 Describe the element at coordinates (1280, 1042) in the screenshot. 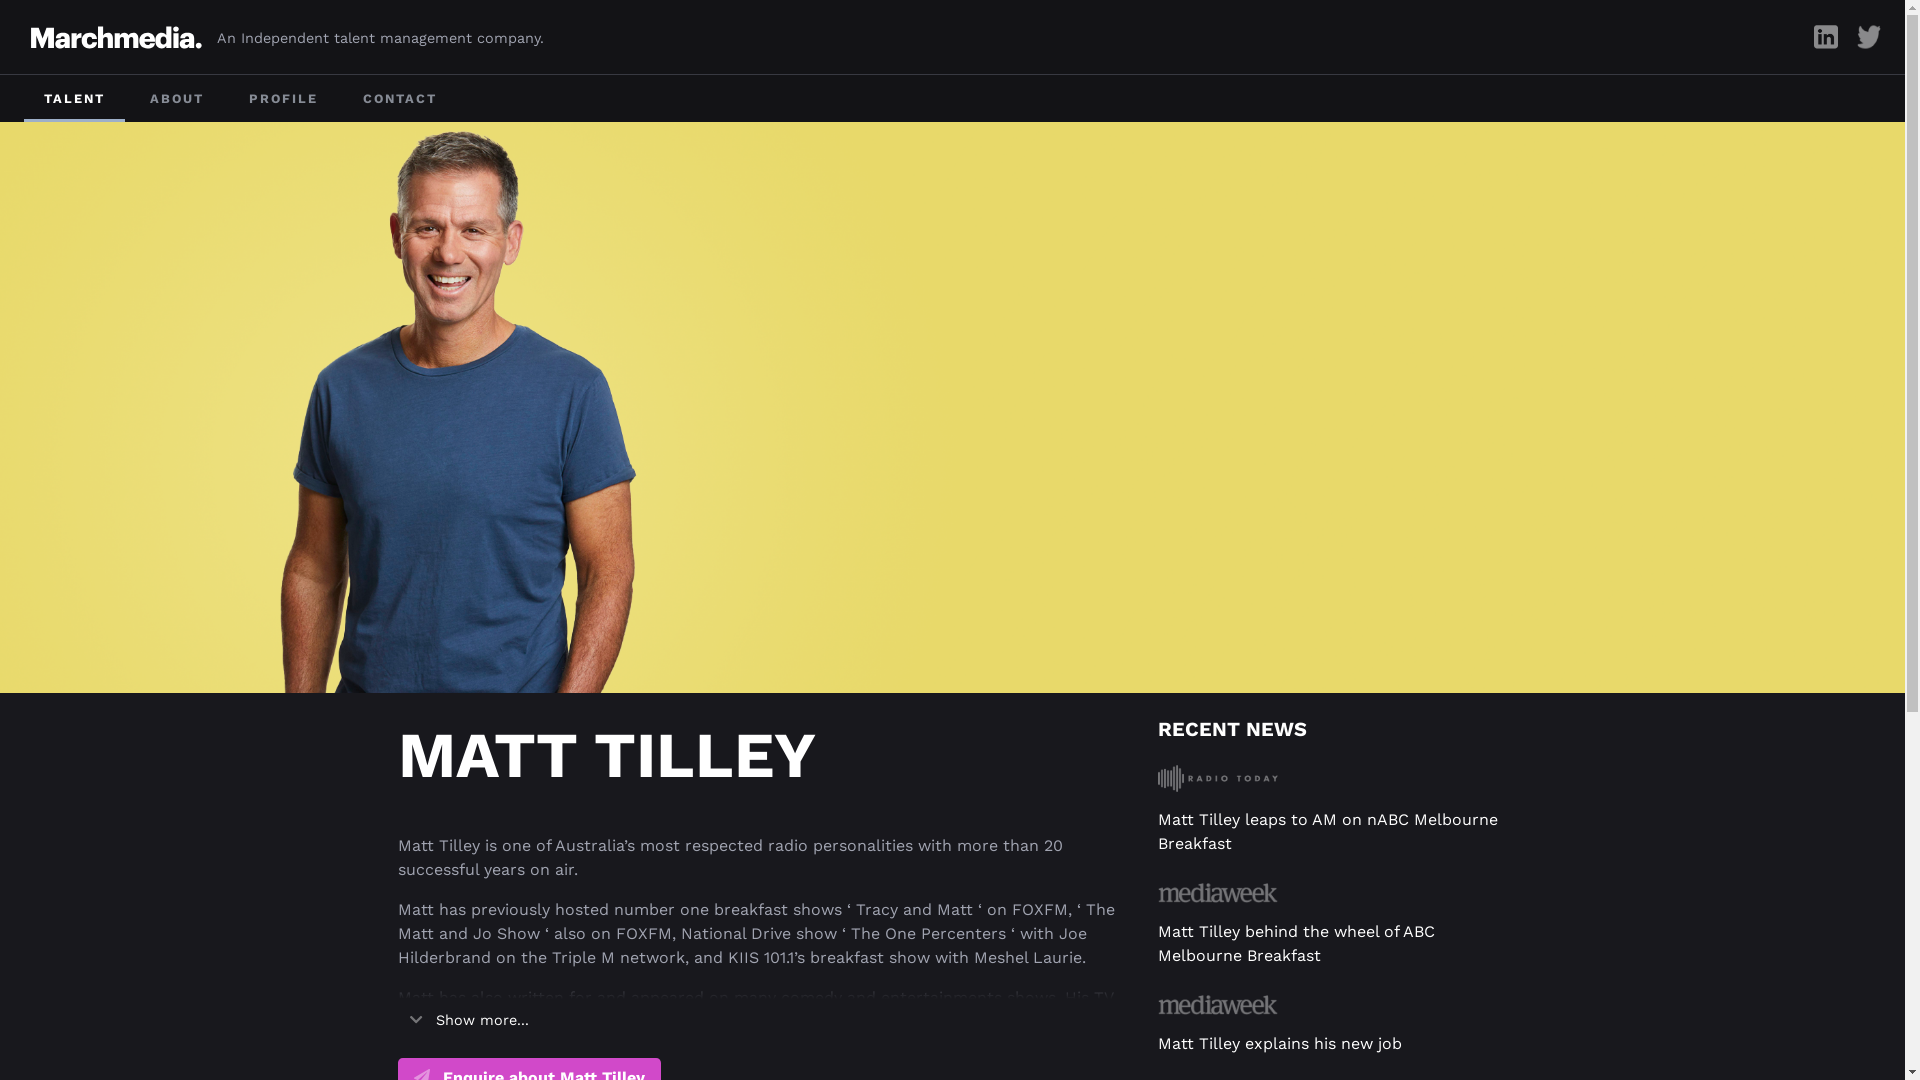

I see `'Matt Tilley explains his new job'` at that location.